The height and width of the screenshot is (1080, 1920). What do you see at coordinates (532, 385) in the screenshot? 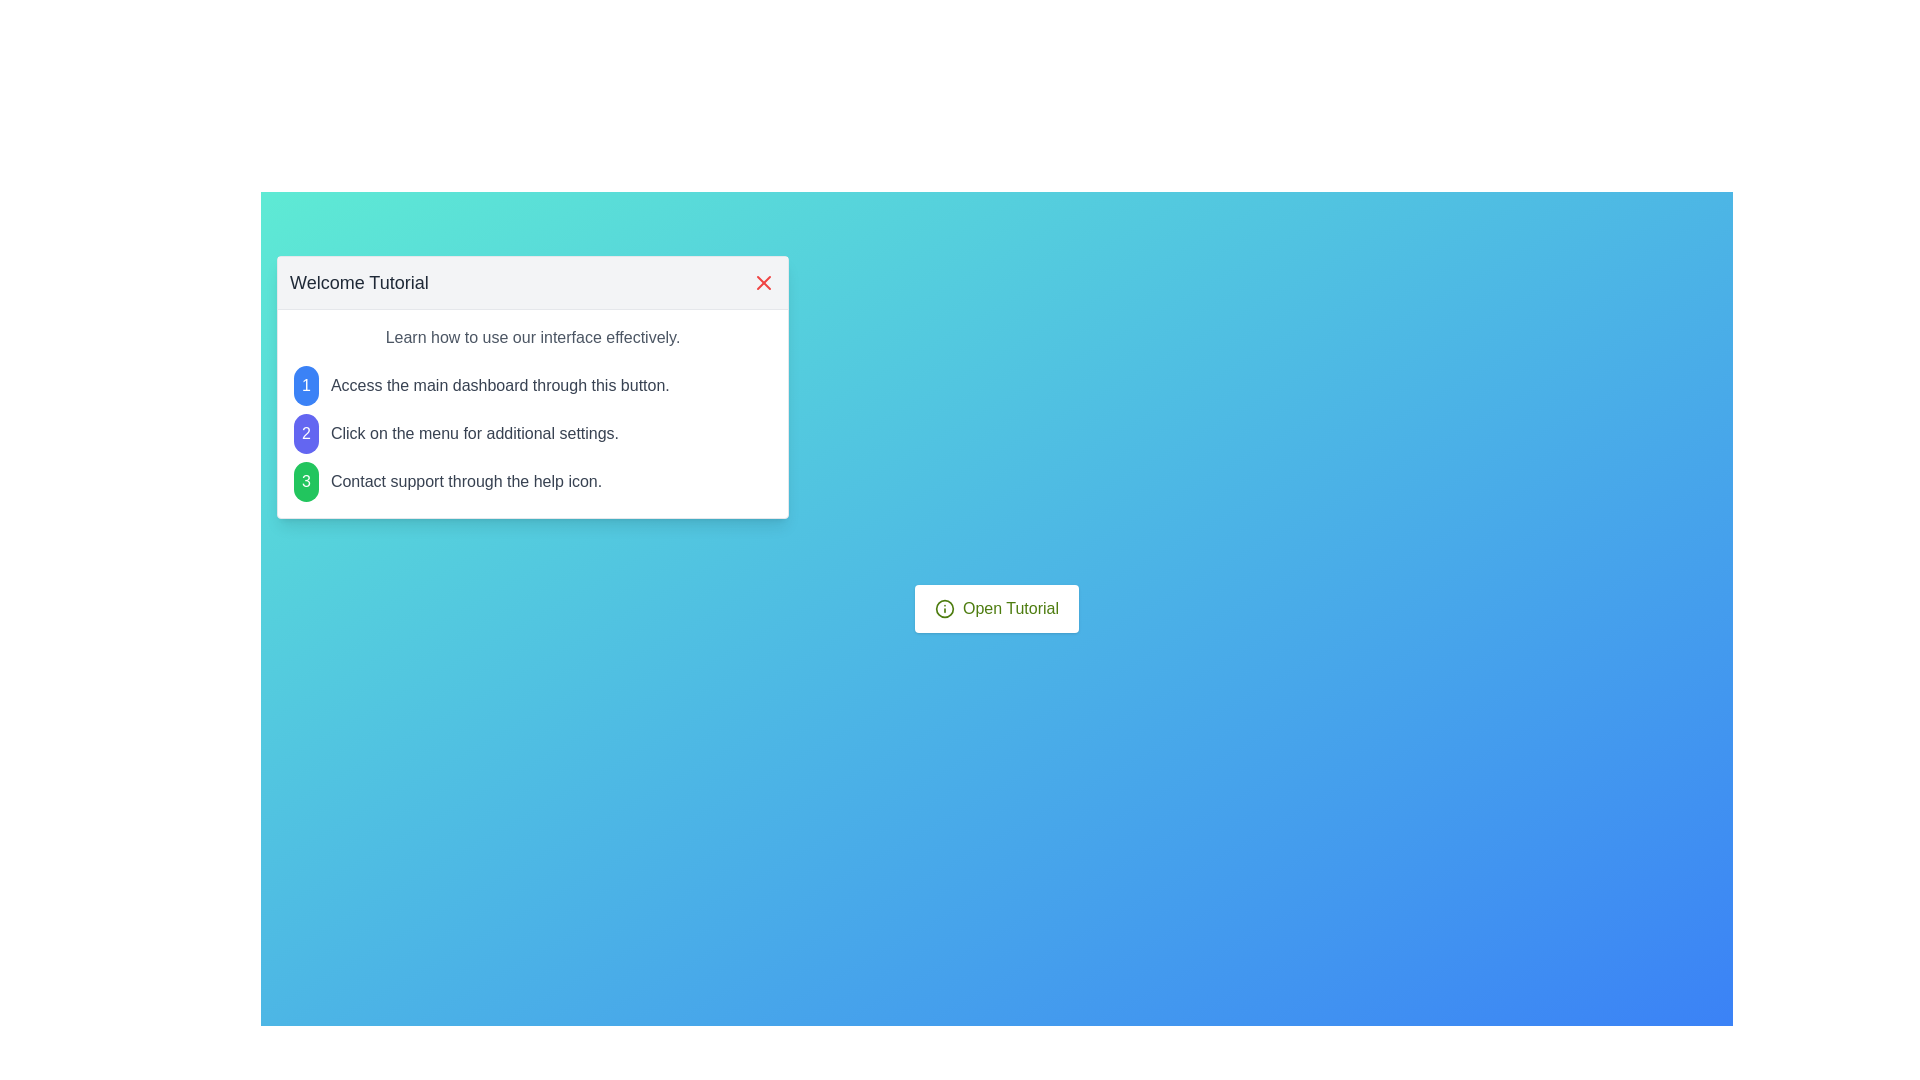
I see `the circular blue icon with the number '1' and the instructional text 'Access the main dashboard through this button.'` at bounding box center [532, 385].